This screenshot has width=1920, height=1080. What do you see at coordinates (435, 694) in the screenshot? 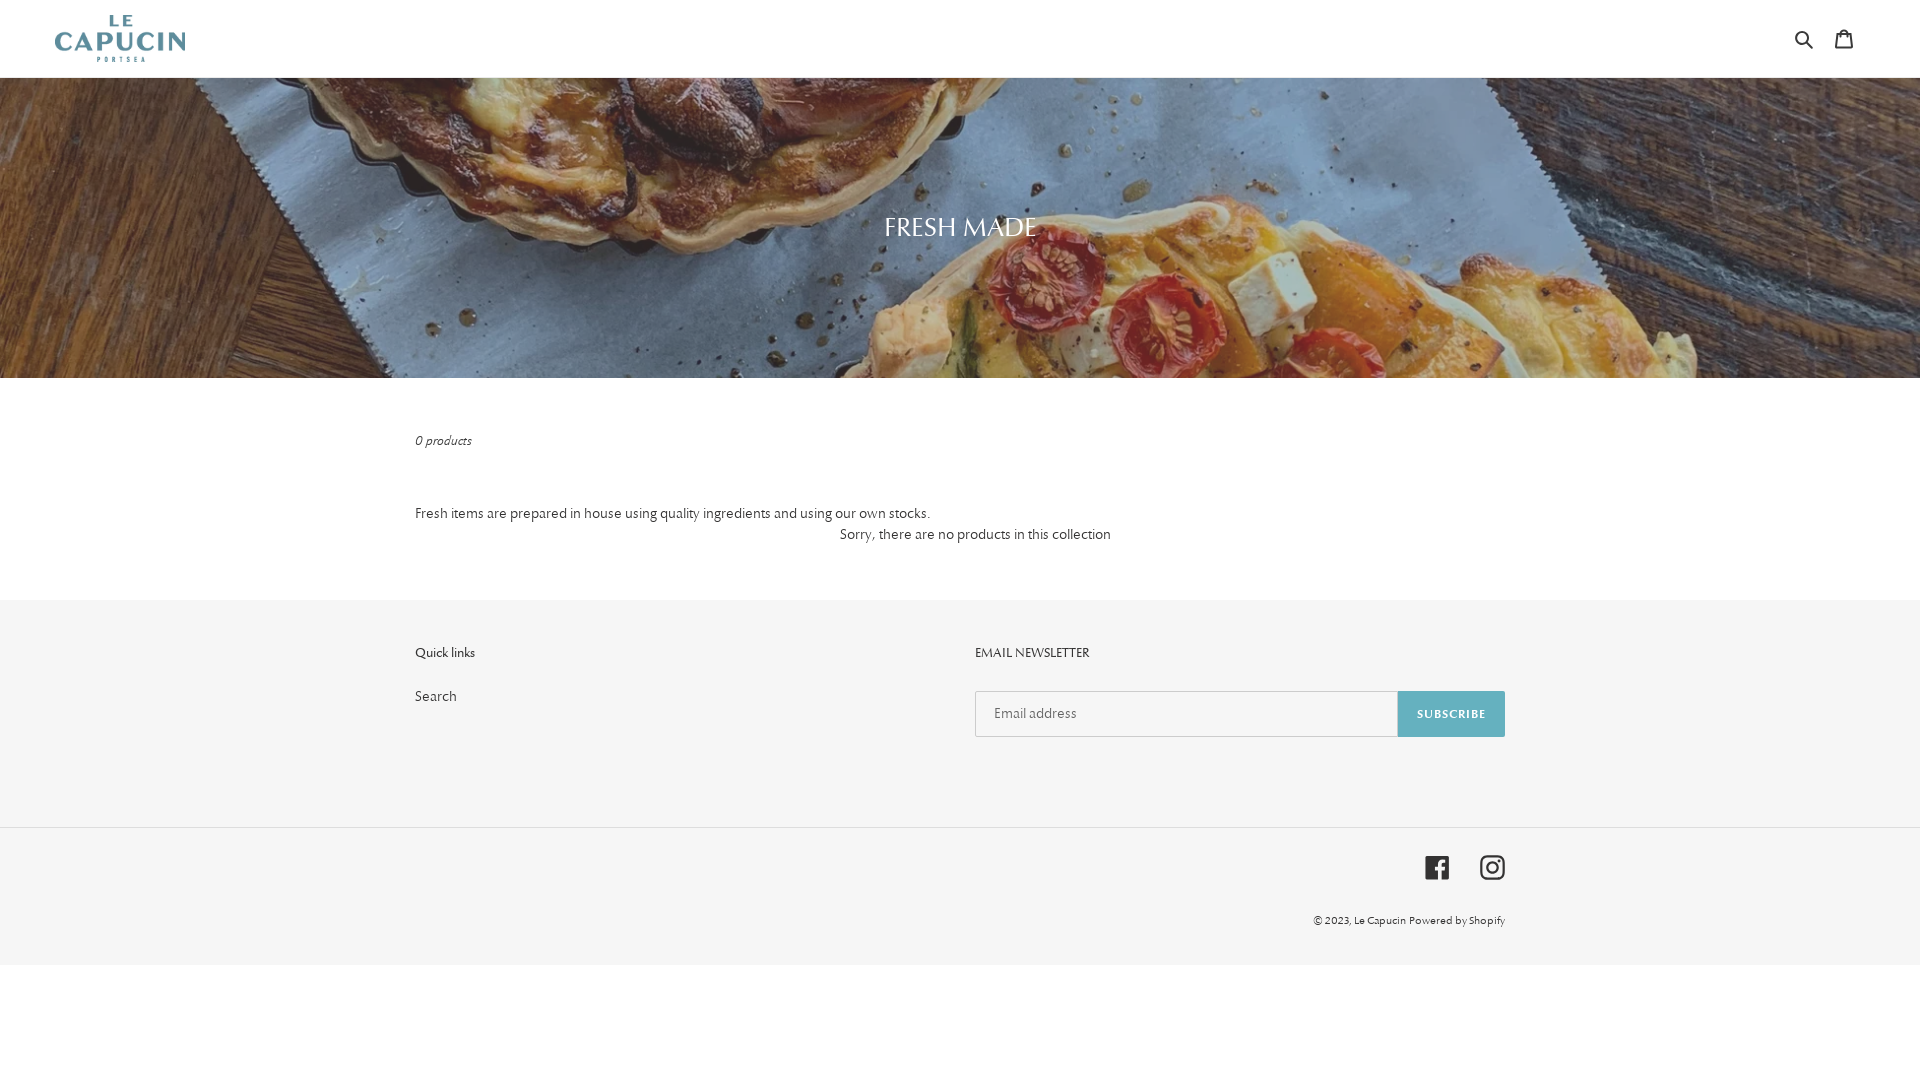
I see `'Search'` at bounding box center [435, 694].